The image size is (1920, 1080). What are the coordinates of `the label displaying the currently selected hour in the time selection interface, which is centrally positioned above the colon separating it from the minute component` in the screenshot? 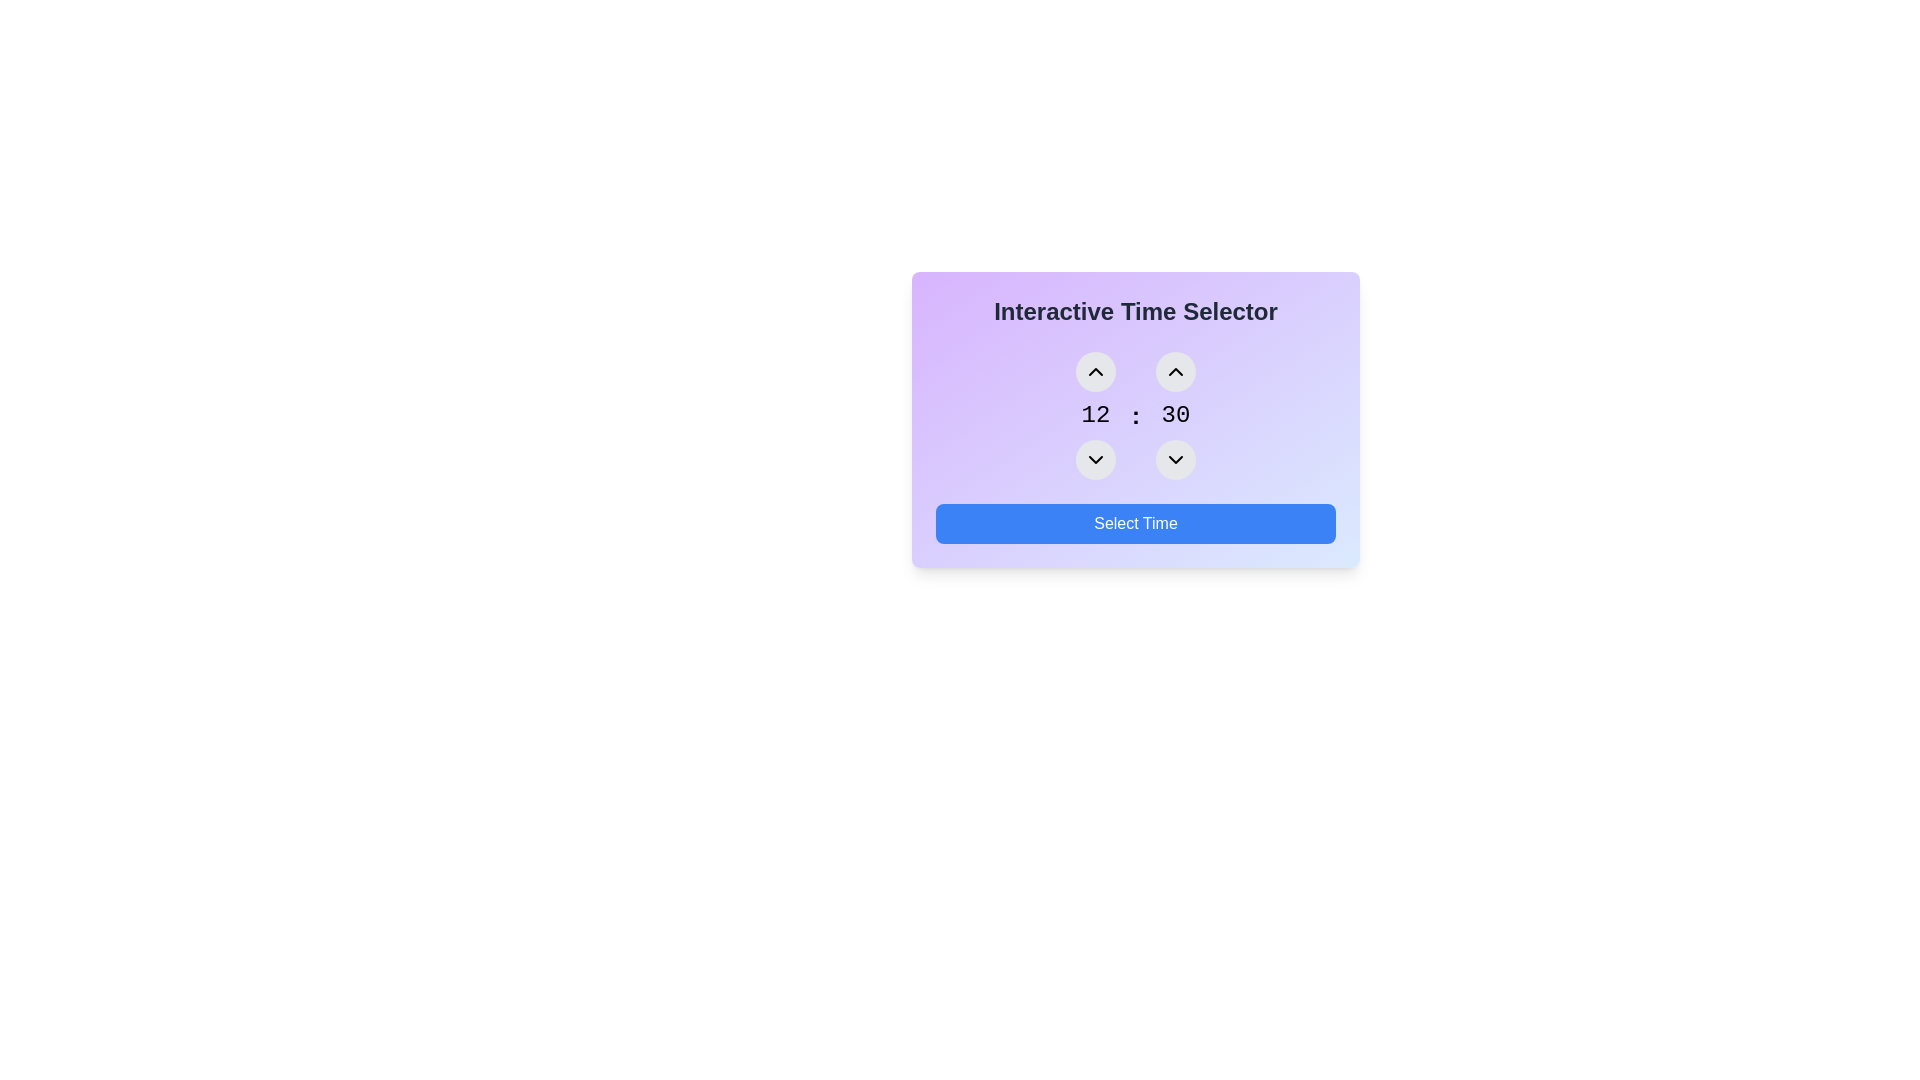 It's located at (1094, 415).